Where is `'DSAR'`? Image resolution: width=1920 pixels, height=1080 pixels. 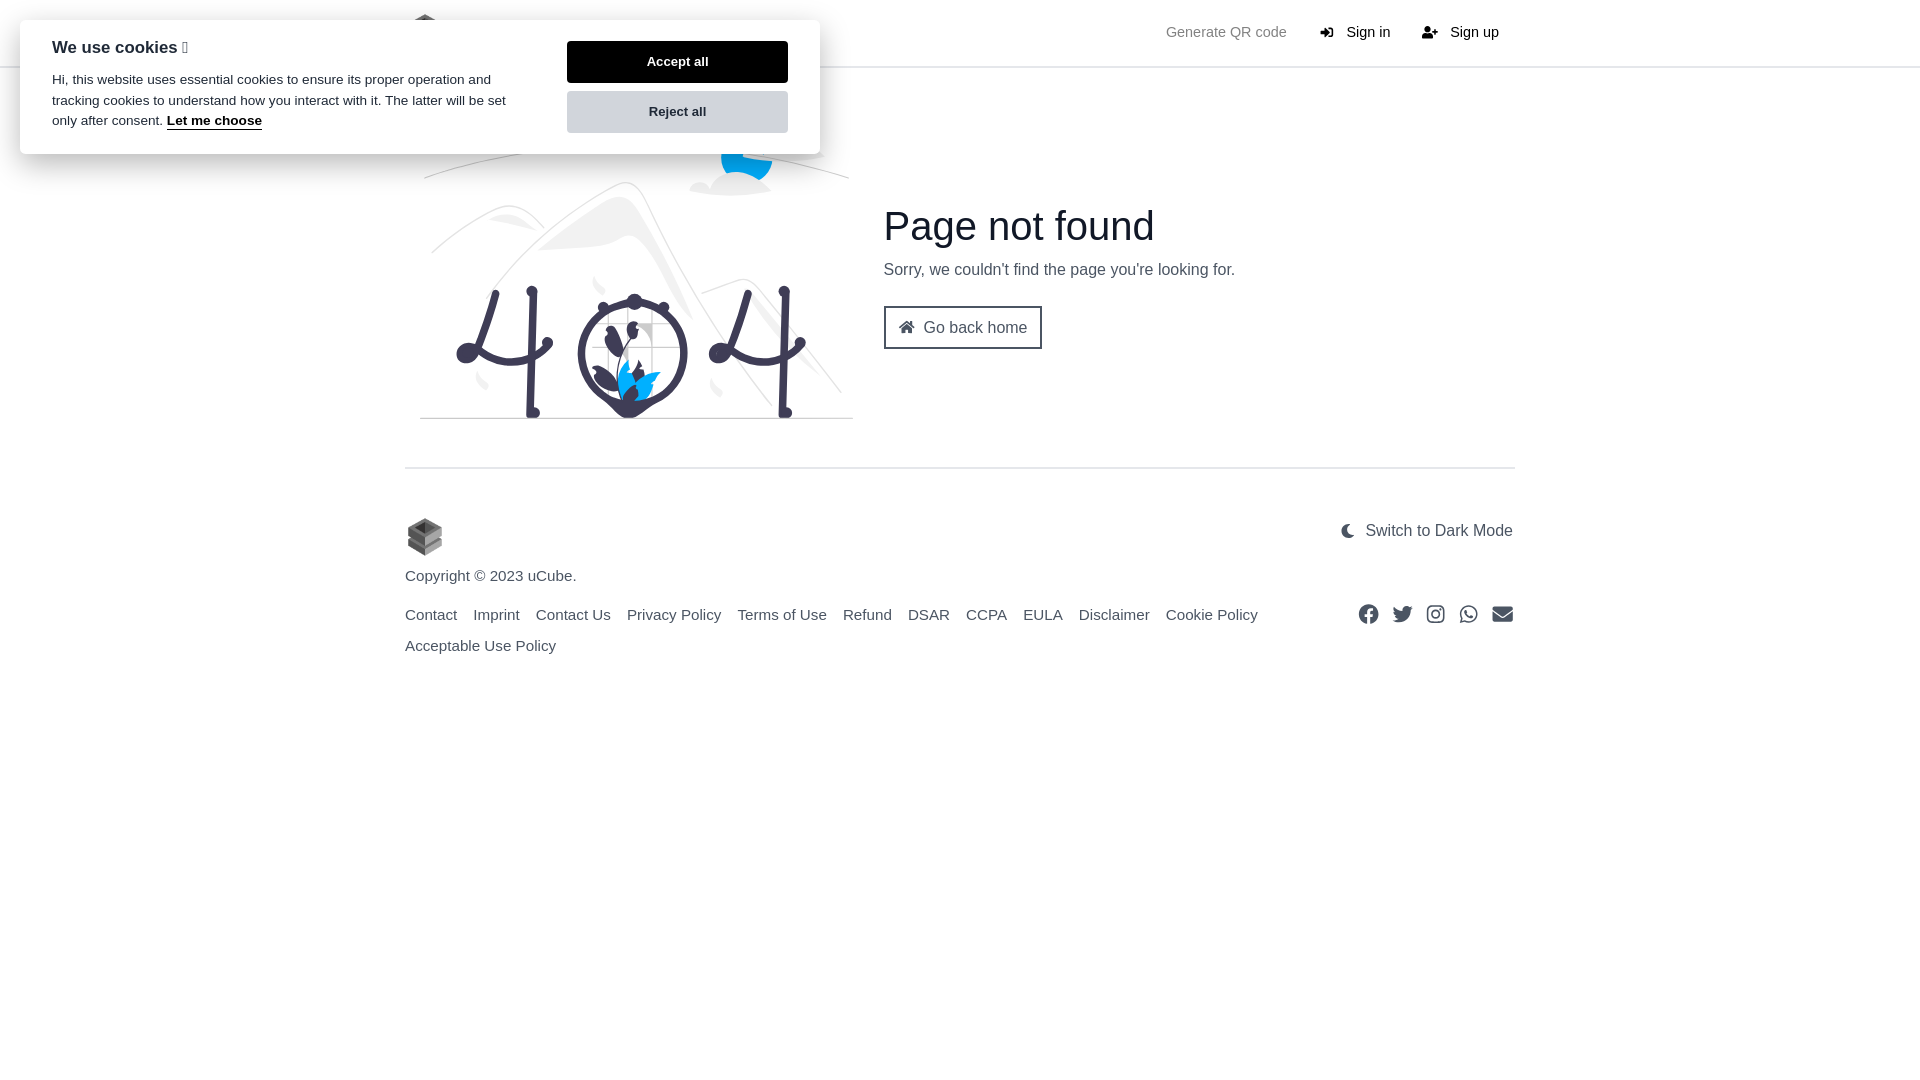
'DSAR' is located at coordinates (928, 613).